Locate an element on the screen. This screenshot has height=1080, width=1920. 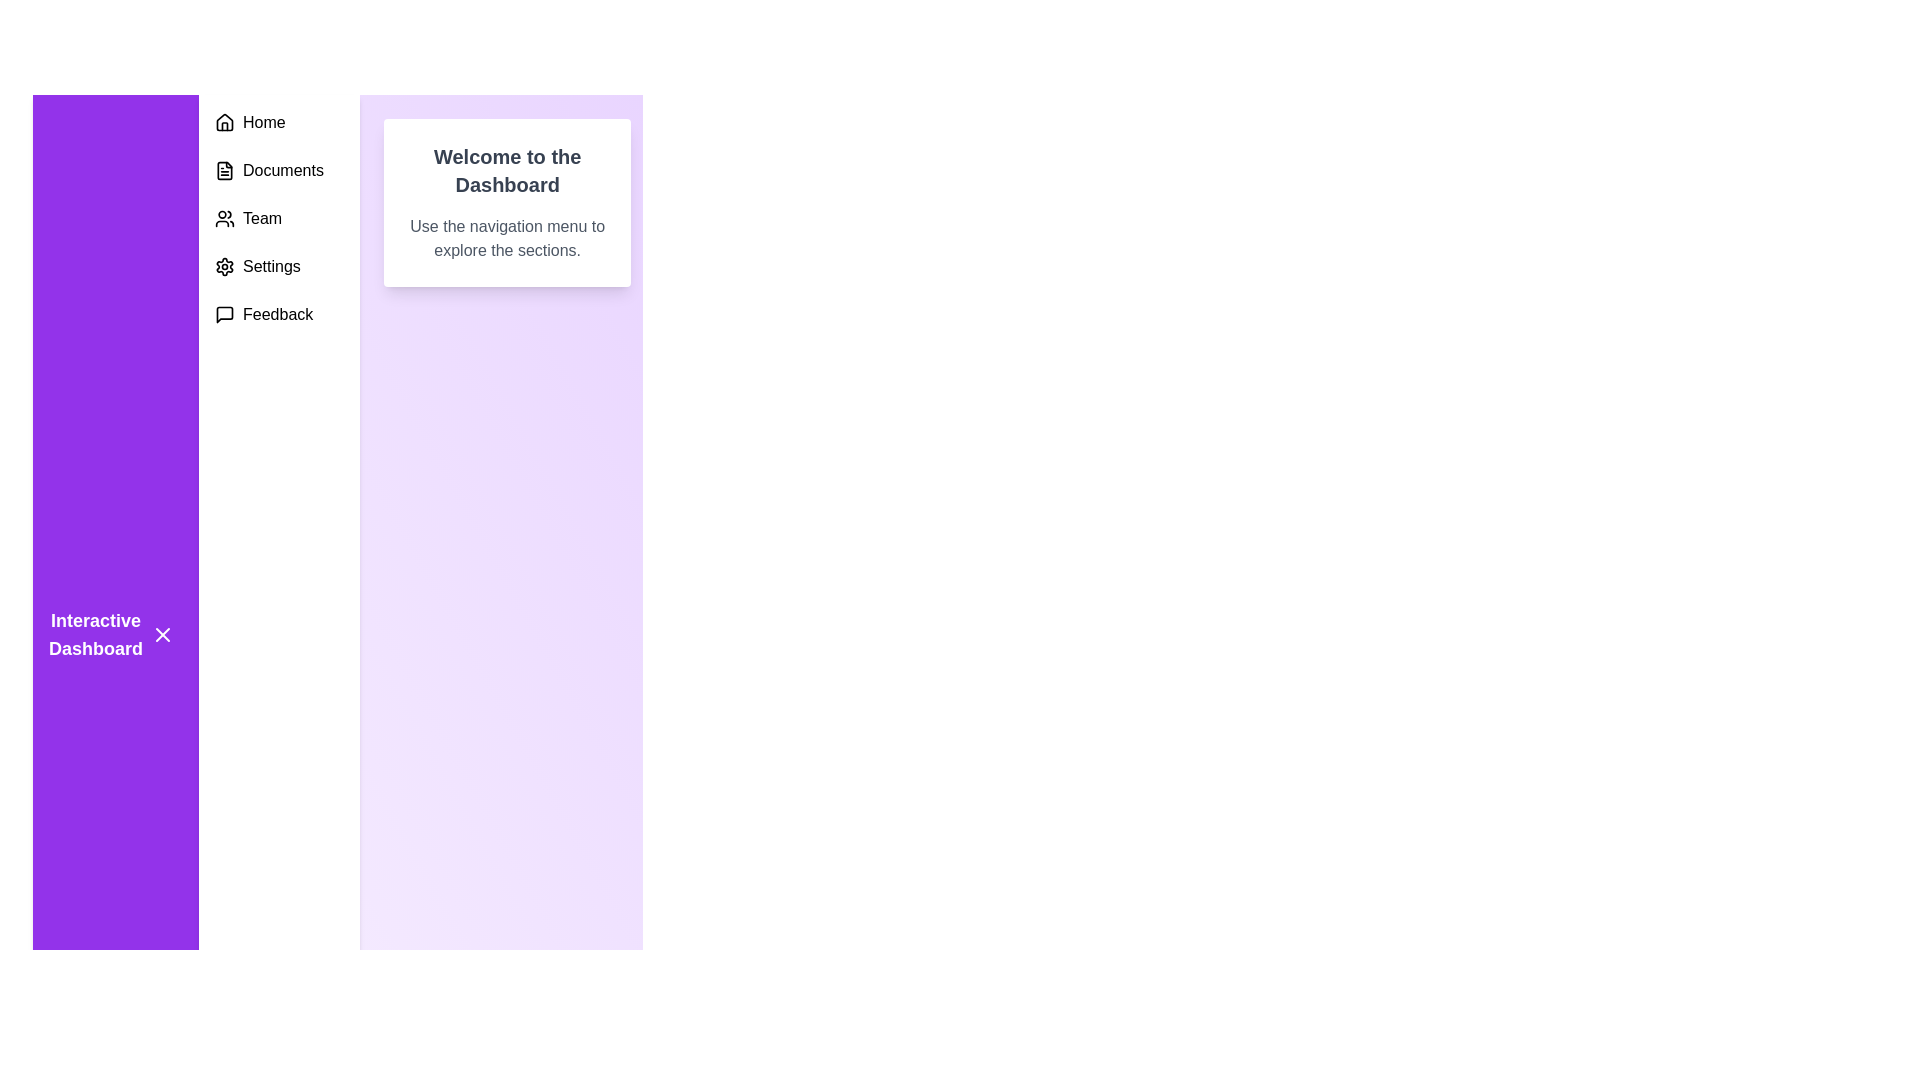
the house icon located at the top of the navigation list, which features a peaked roof and rectangular body, styled in black lines is located at coordinates (225, 122).